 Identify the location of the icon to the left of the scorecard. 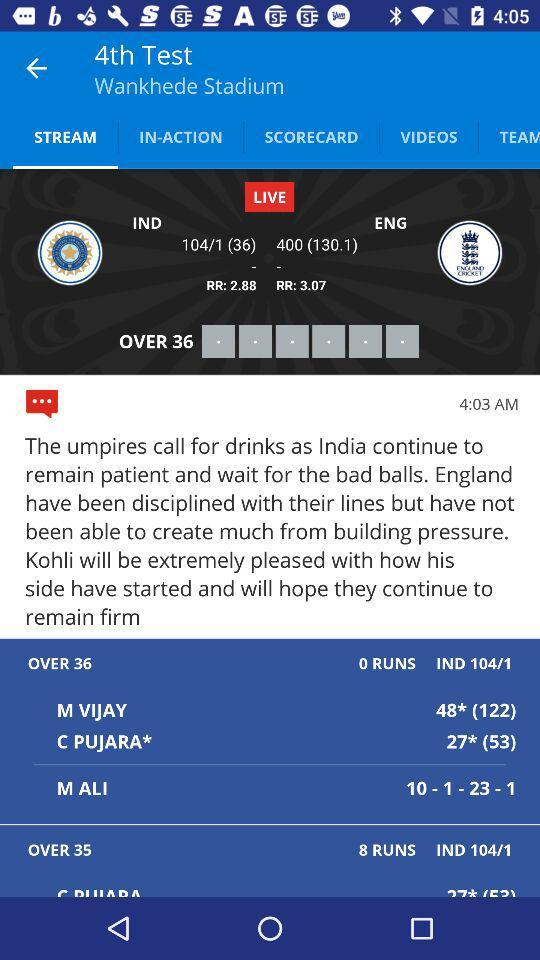
(180, 135).